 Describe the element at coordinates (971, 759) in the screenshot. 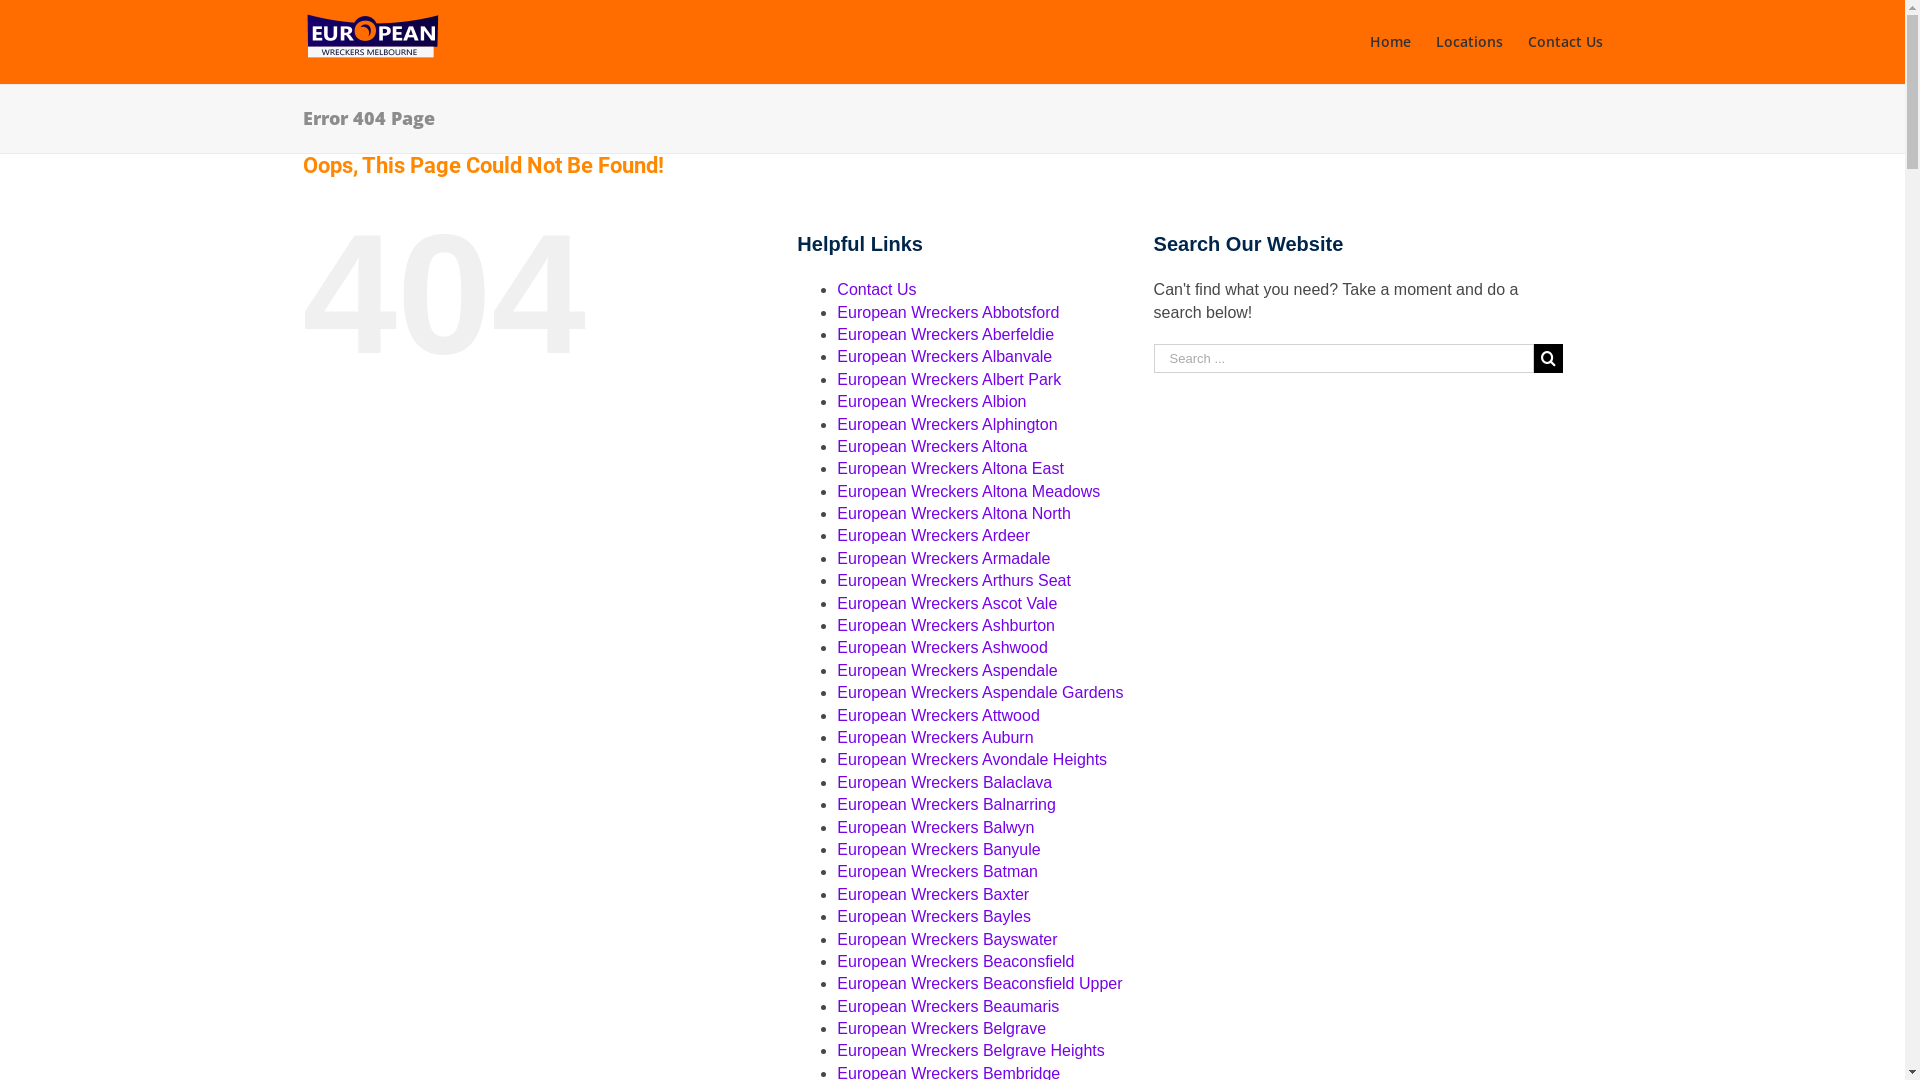

I see `'European Wreckers Avondale Heights'` at that location.